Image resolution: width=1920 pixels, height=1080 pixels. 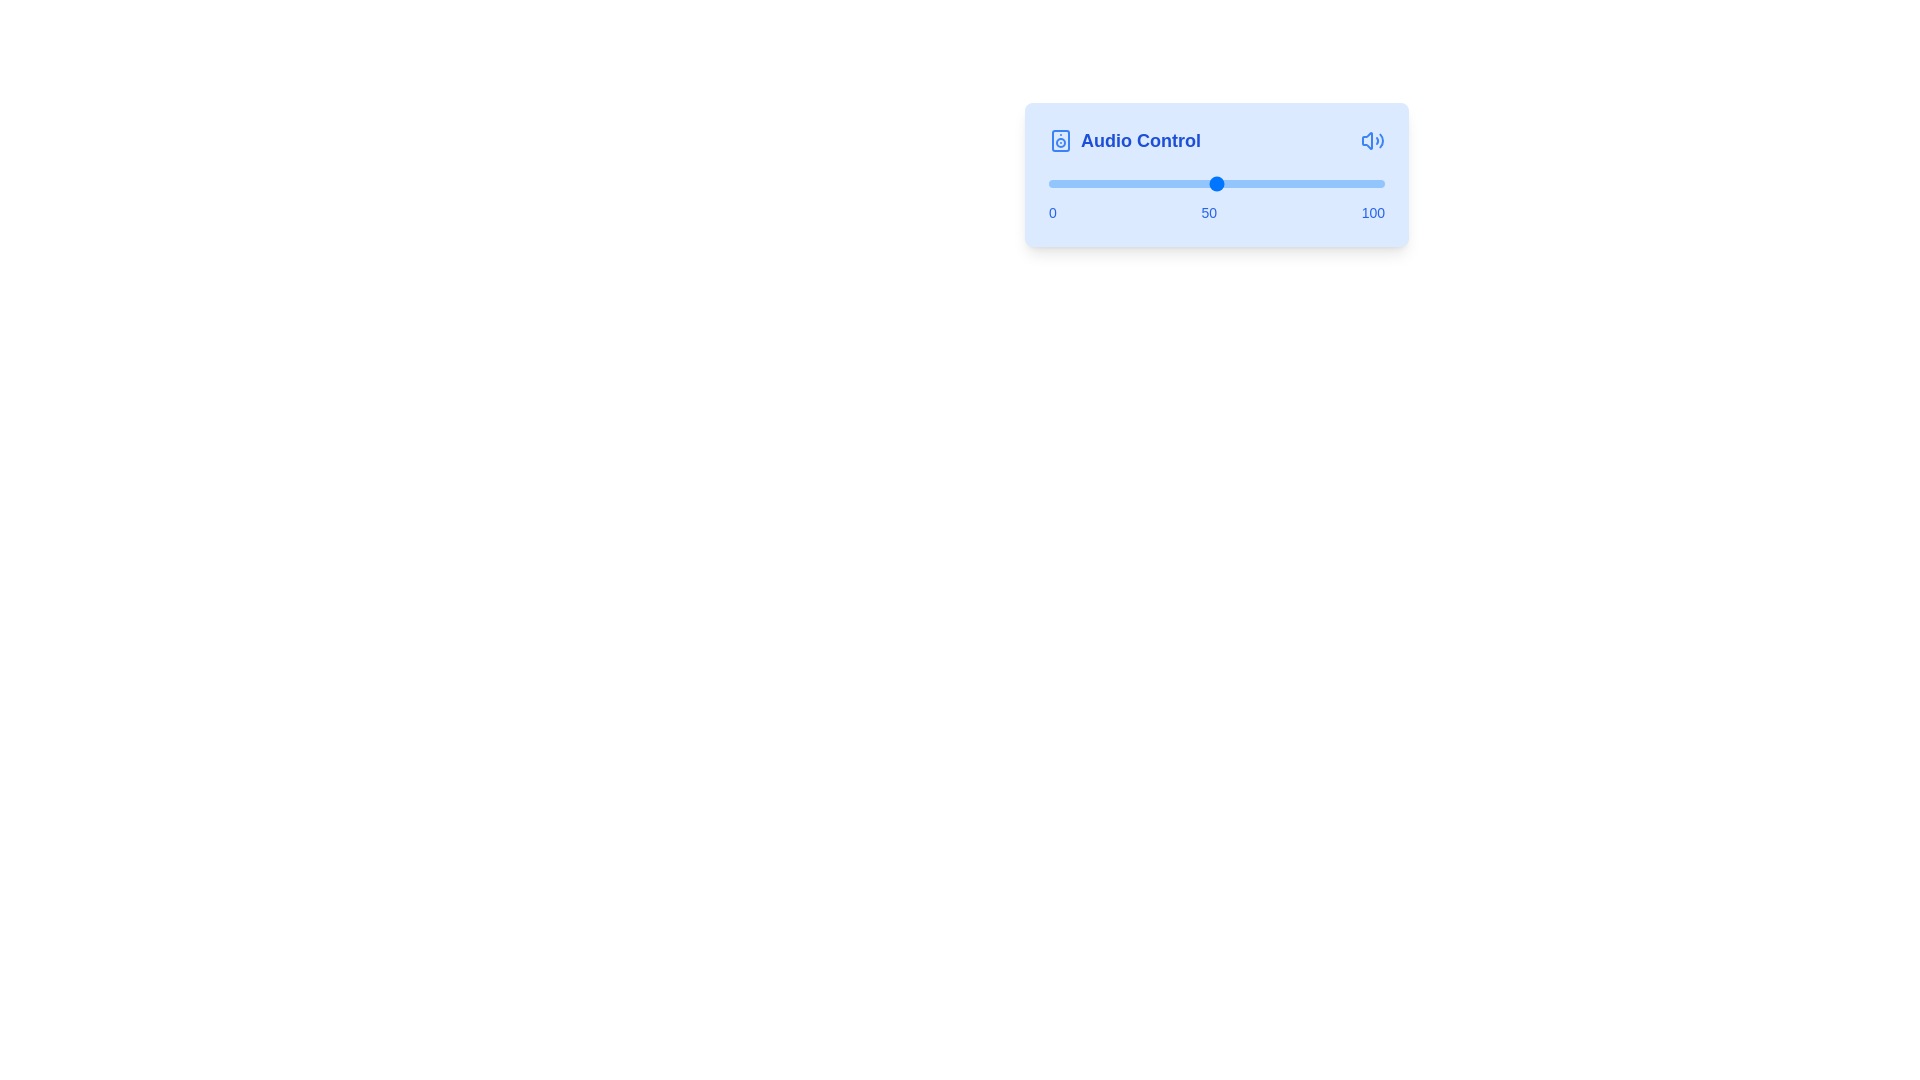 I want to click on the speaker icon representing the audio system located to the left of the 'Audio Control' text, so click(x=1059, y=140).